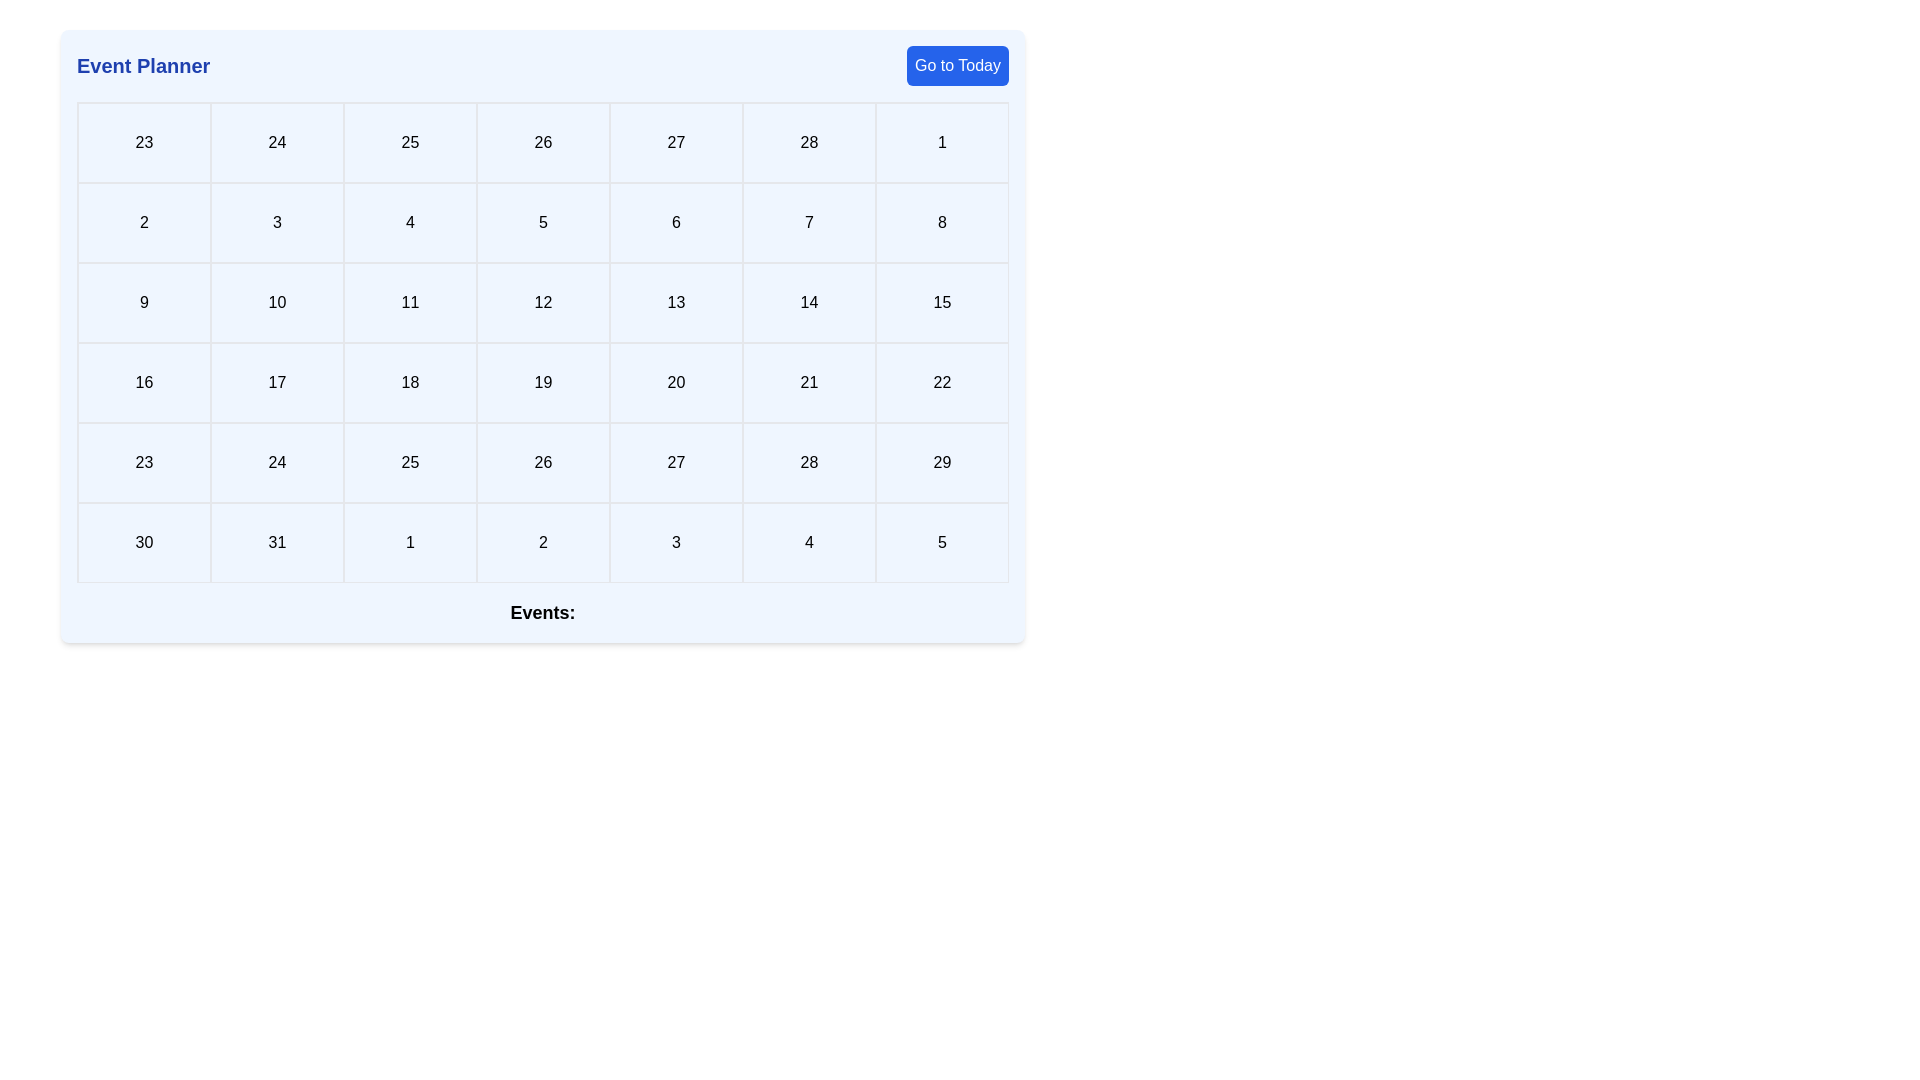 The width and height of the screenshot is (1920, 1080). Describe the element at coordinates (941, 543) in the screenshot. I see `the last grid cell in the calendar layout` at that location.